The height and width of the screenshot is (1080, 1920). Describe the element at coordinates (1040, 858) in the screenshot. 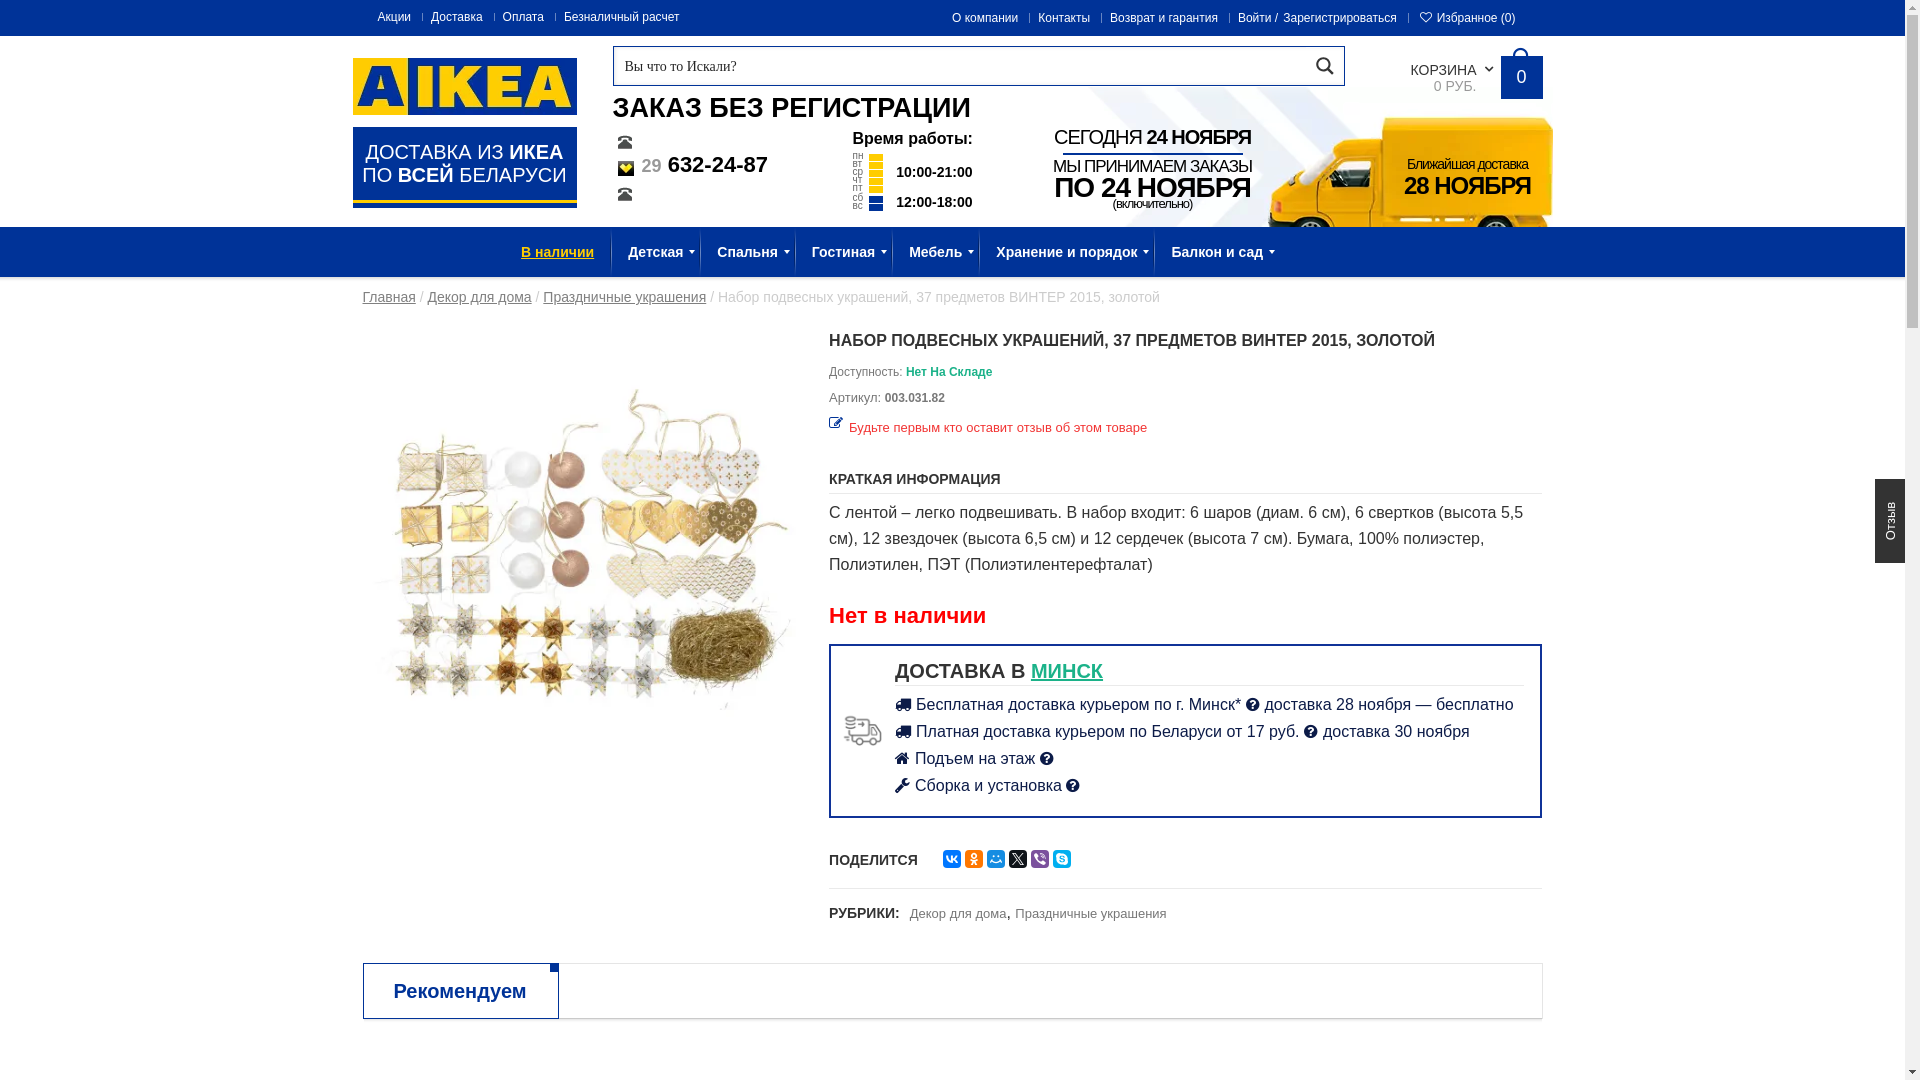

I see `'Viber'` at that location.